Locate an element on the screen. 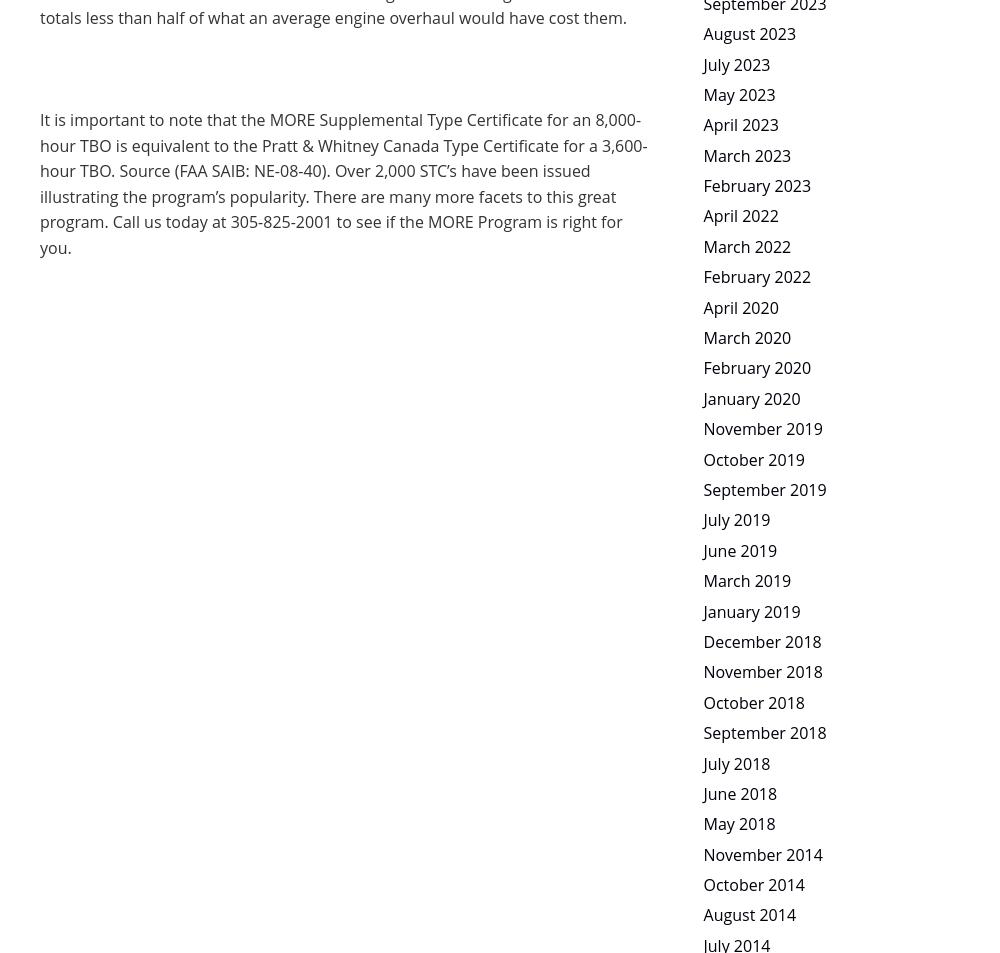  'February 2020' is located at coordinates (757, 366).